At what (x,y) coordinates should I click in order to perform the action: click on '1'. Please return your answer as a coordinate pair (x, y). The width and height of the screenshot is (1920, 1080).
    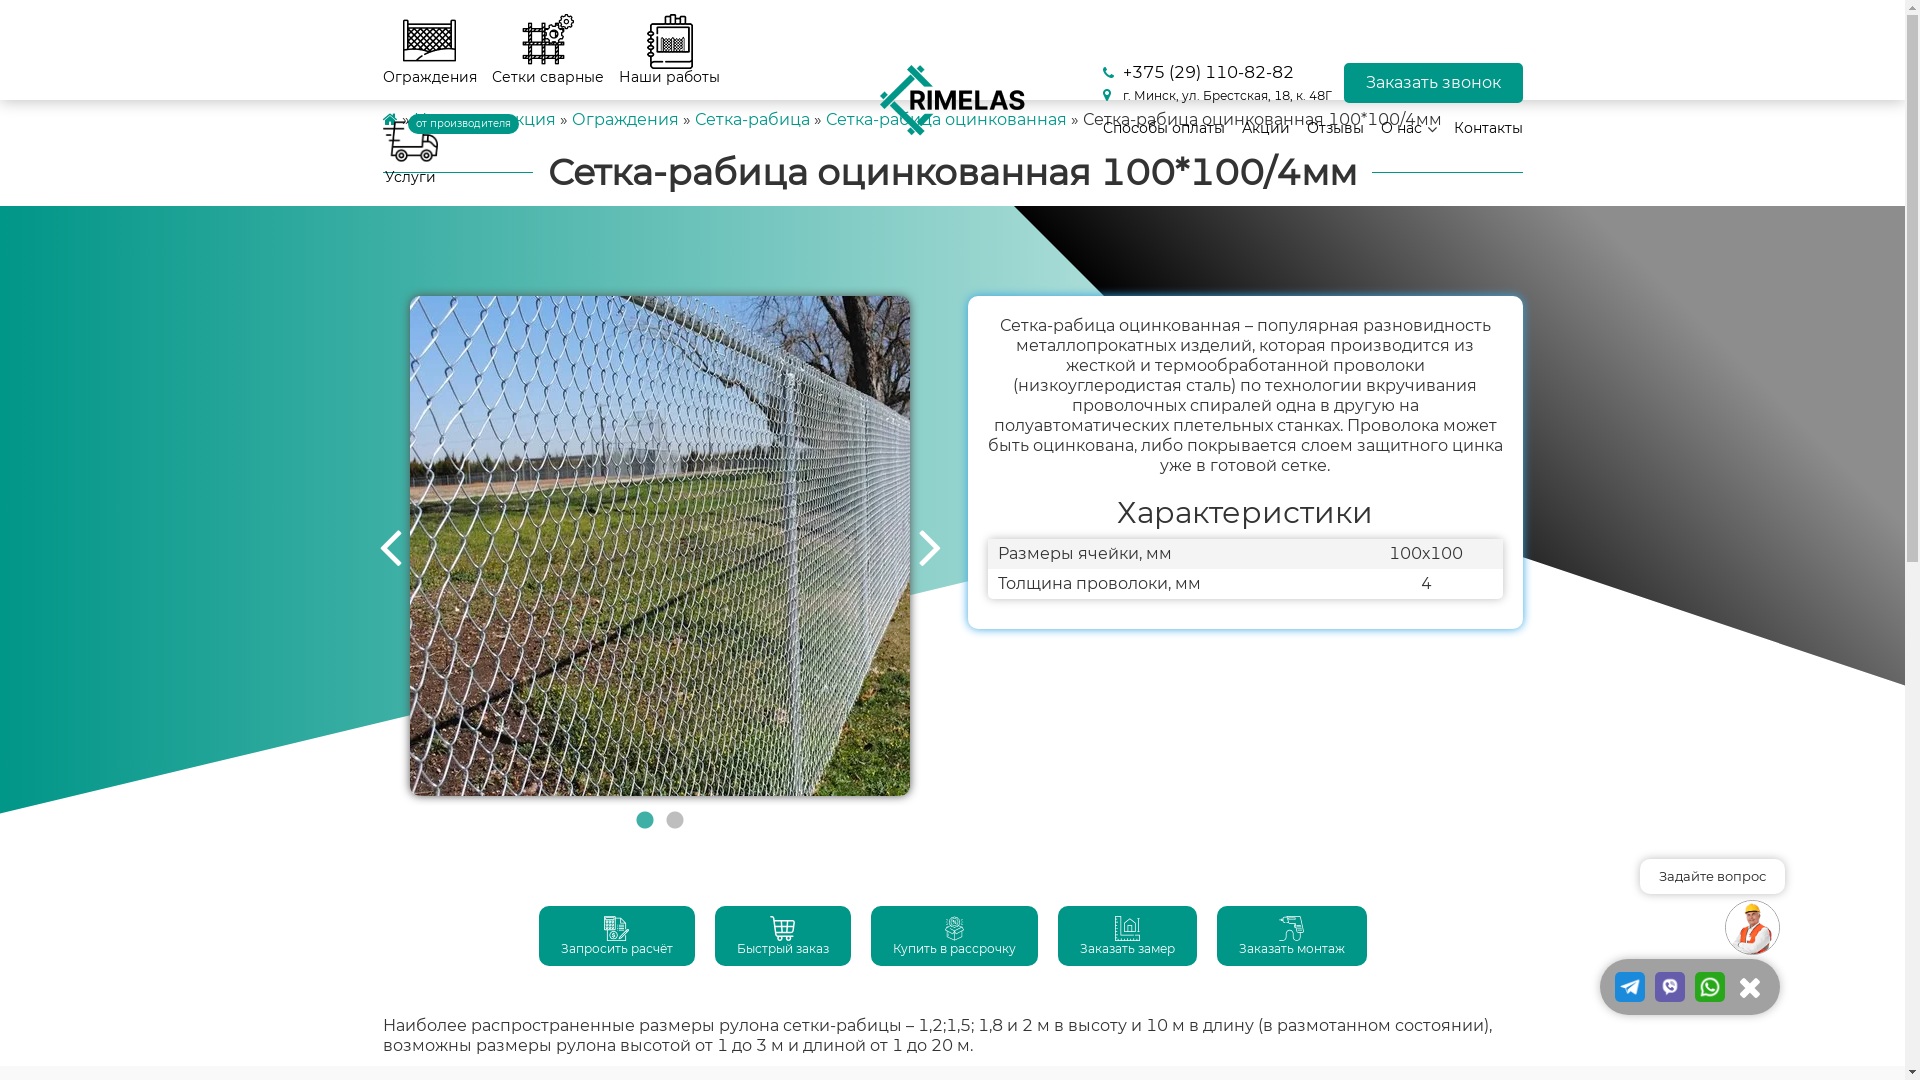
    Looking at the image, I should click on (644, 821).